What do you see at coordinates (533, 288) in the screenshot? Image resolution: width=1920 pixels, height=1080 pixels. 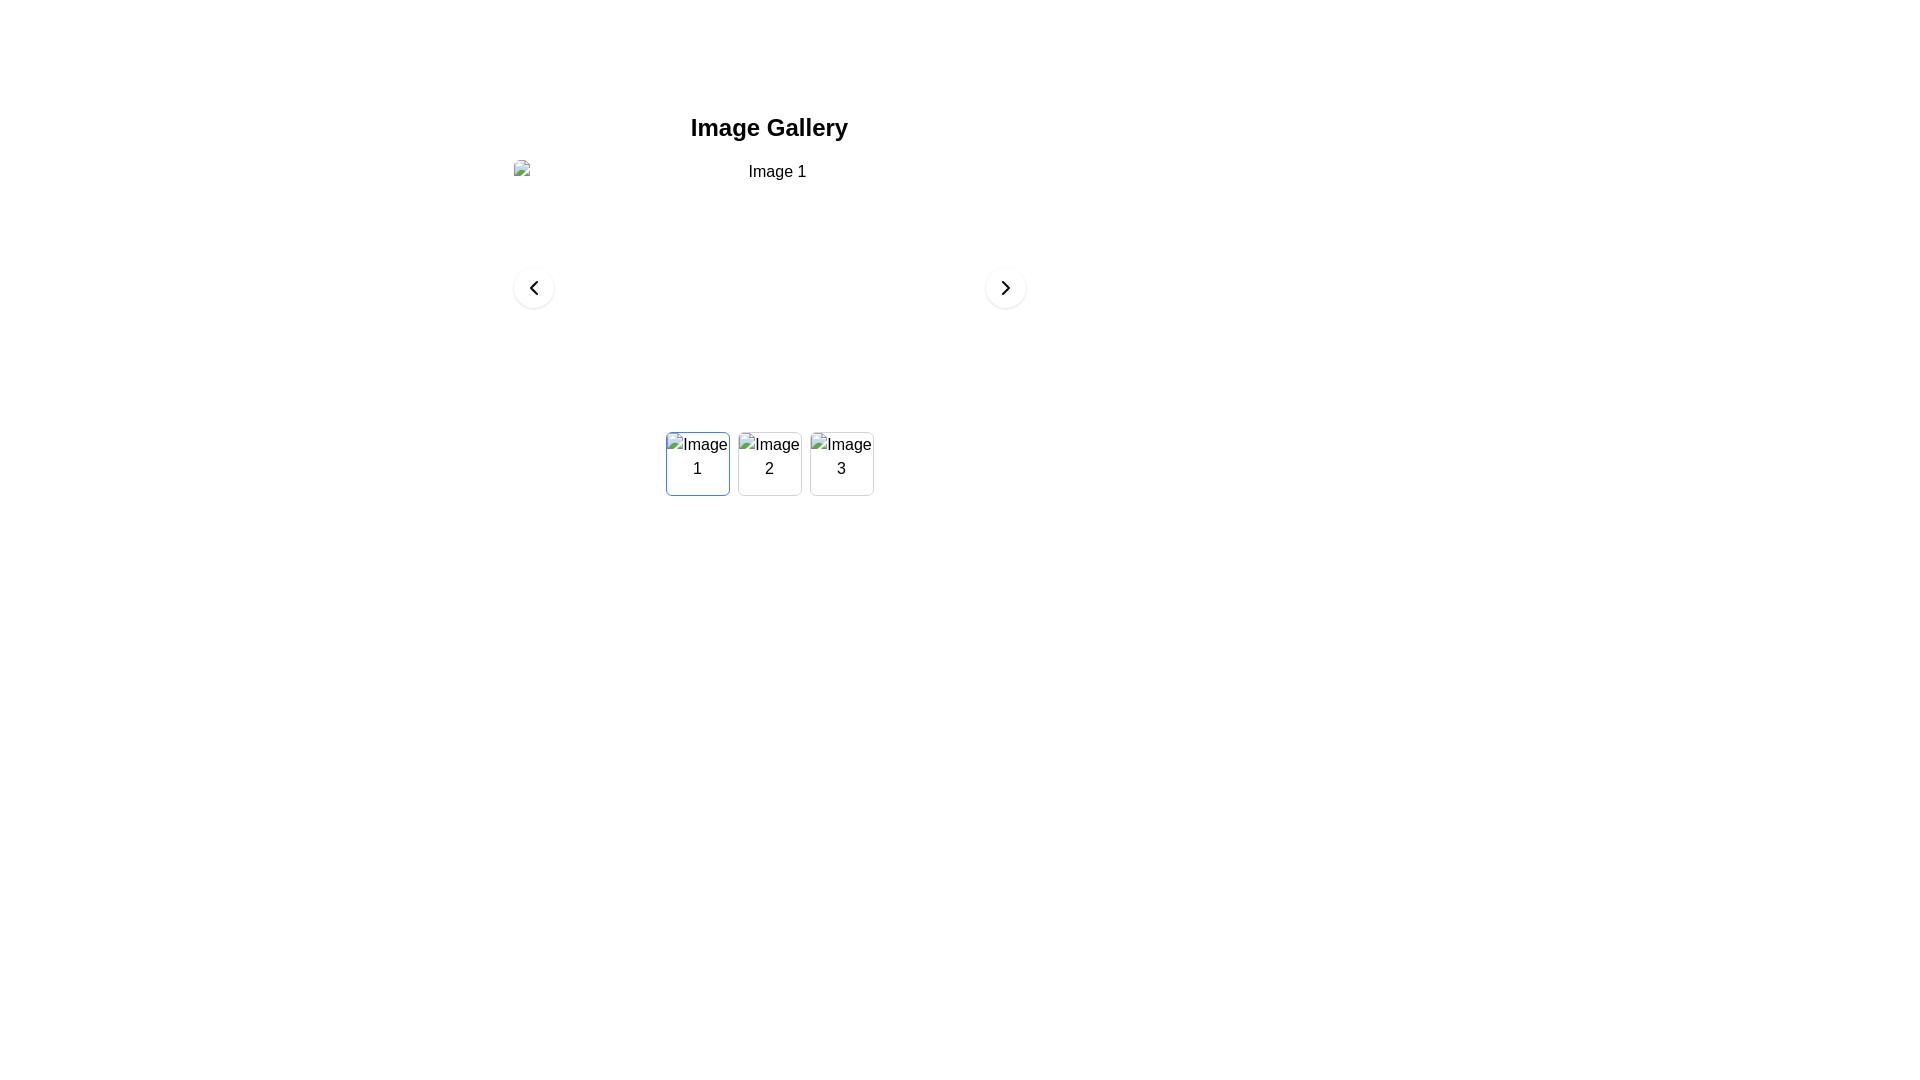 I see `the leftward-pointing chevron icon within the circular button` at bounding box center [533, 288].